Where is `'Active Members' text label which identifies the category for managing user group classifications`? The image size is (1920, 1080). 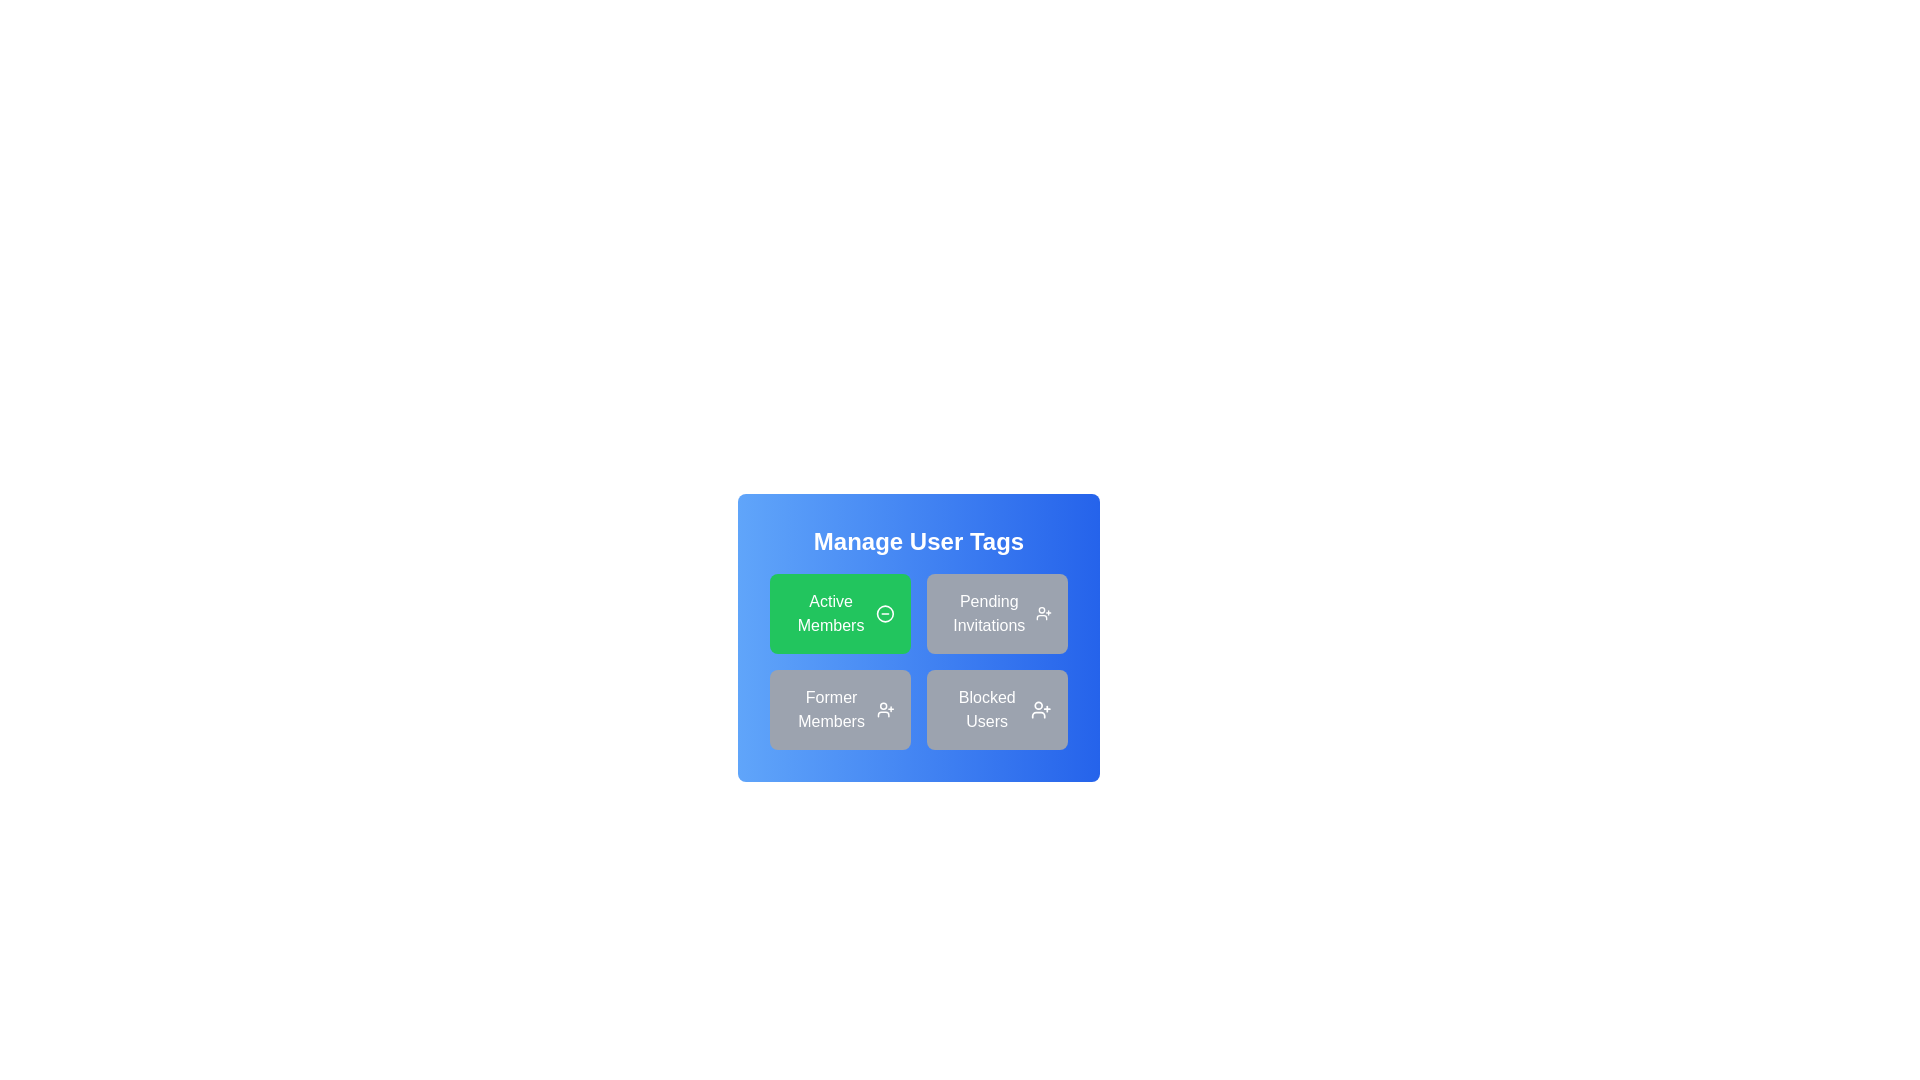
'Active Members' text label which identifies the category for managing user group classifications is located at coordinates (830, 612).